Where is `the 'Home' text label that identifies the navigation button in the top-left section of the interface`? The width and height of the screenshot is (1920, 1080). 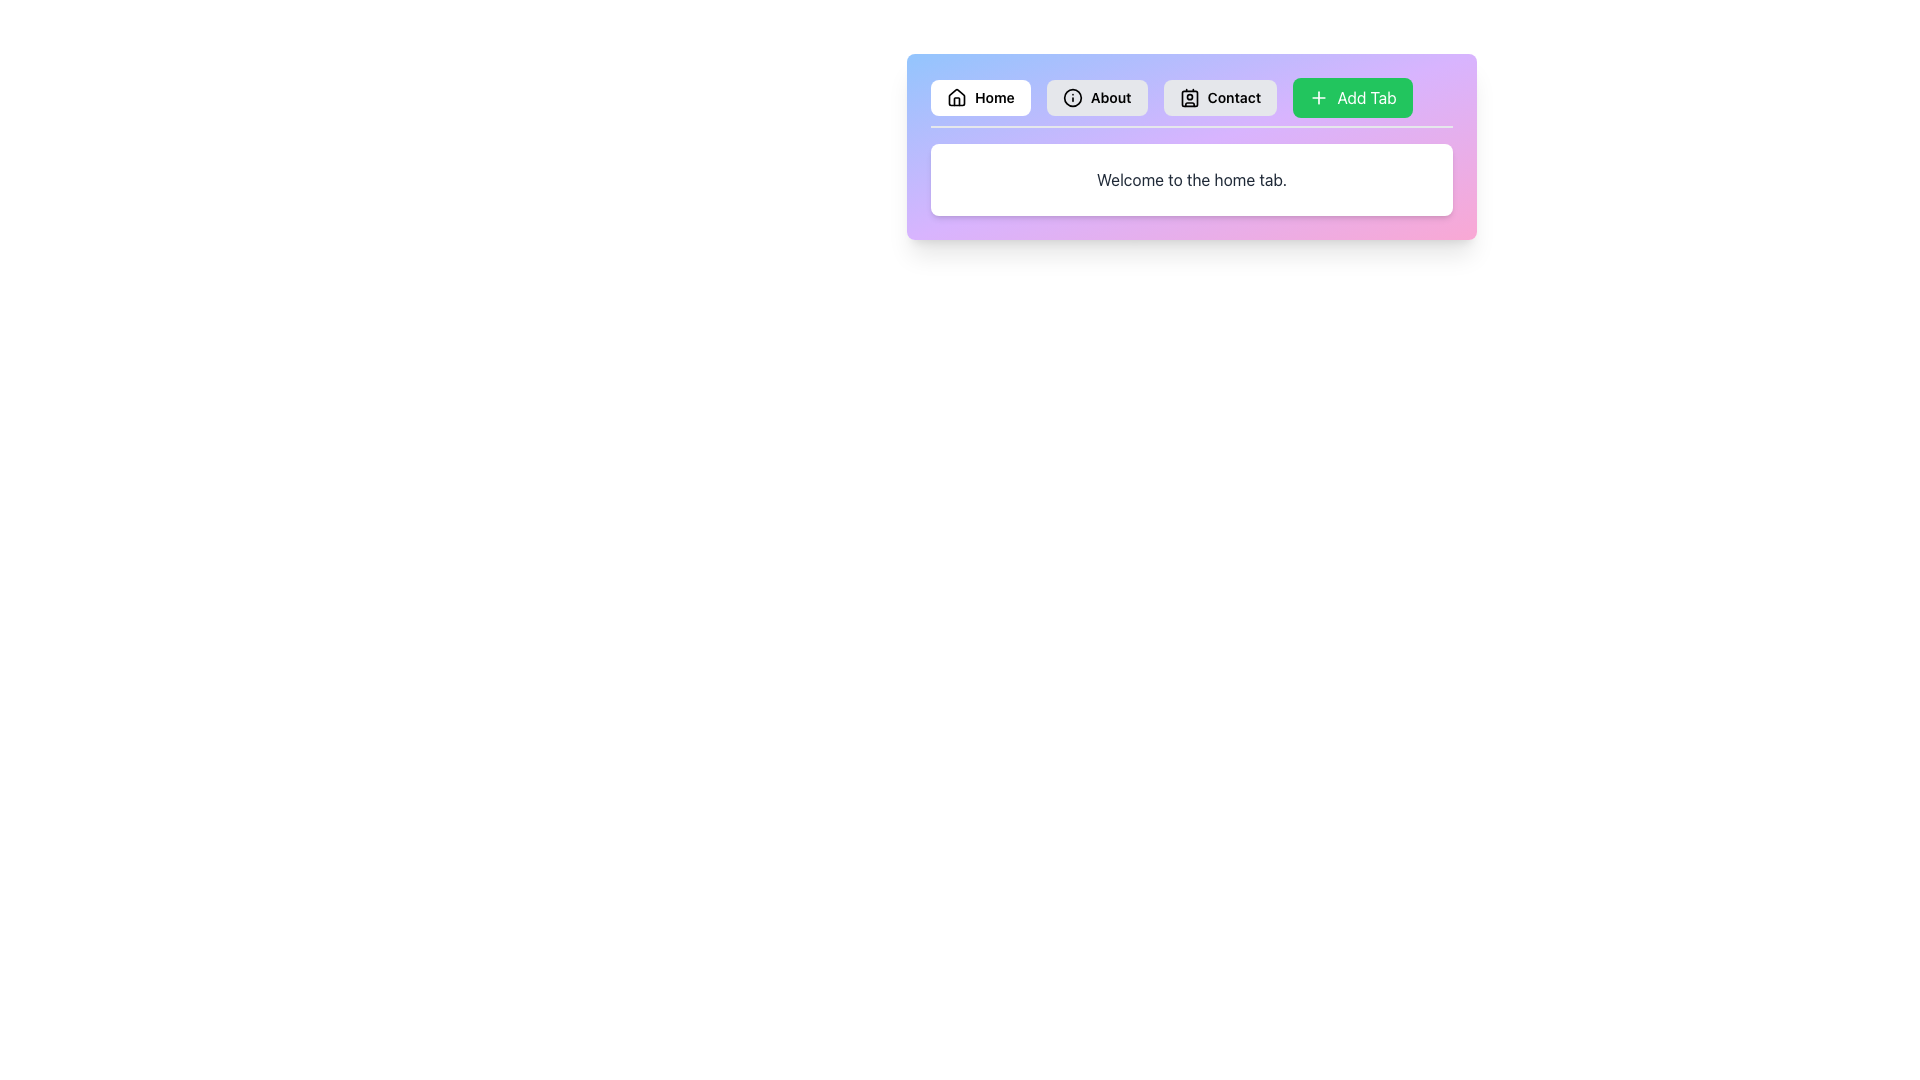
the 'Home' text label that identifies the navigation button in the top-left section of the interface is located at coordinates (994, 97).